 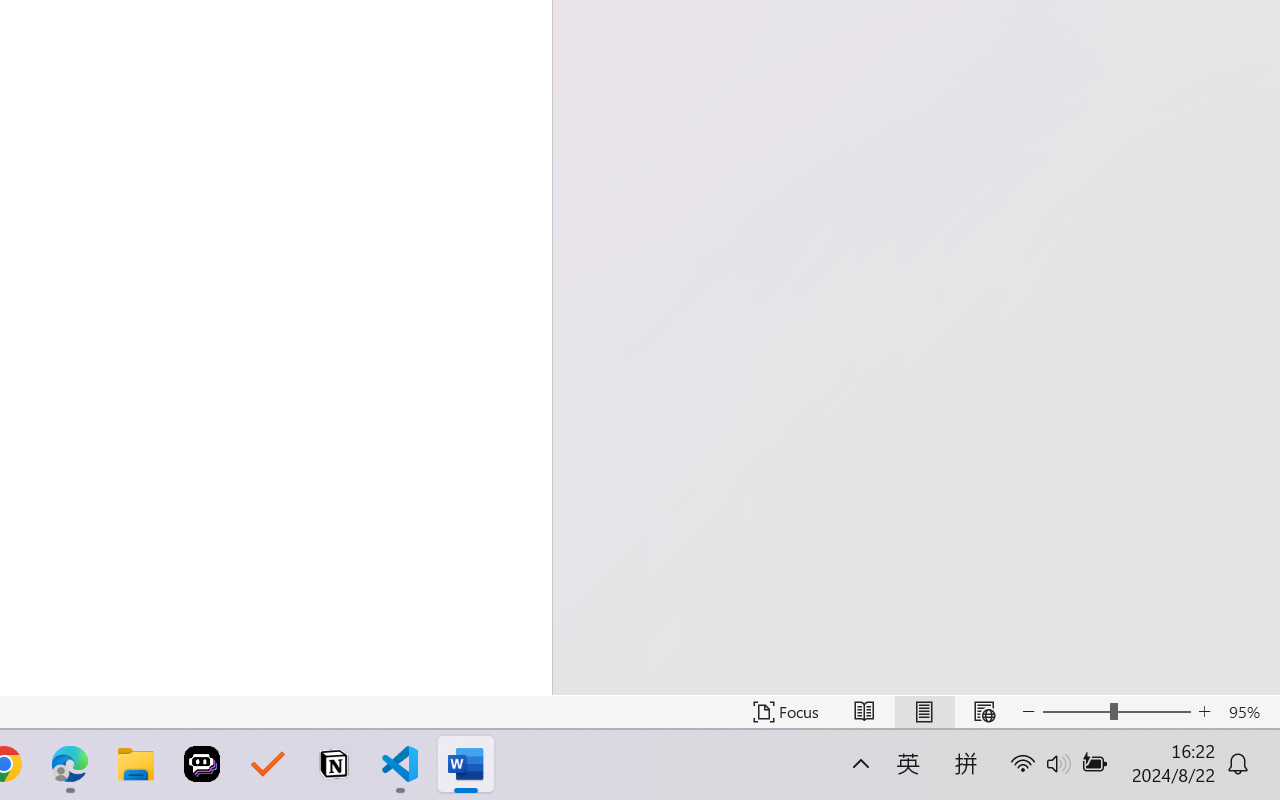 I want to click on 'AutomationID: 4105', so click(x=1114, y=776).